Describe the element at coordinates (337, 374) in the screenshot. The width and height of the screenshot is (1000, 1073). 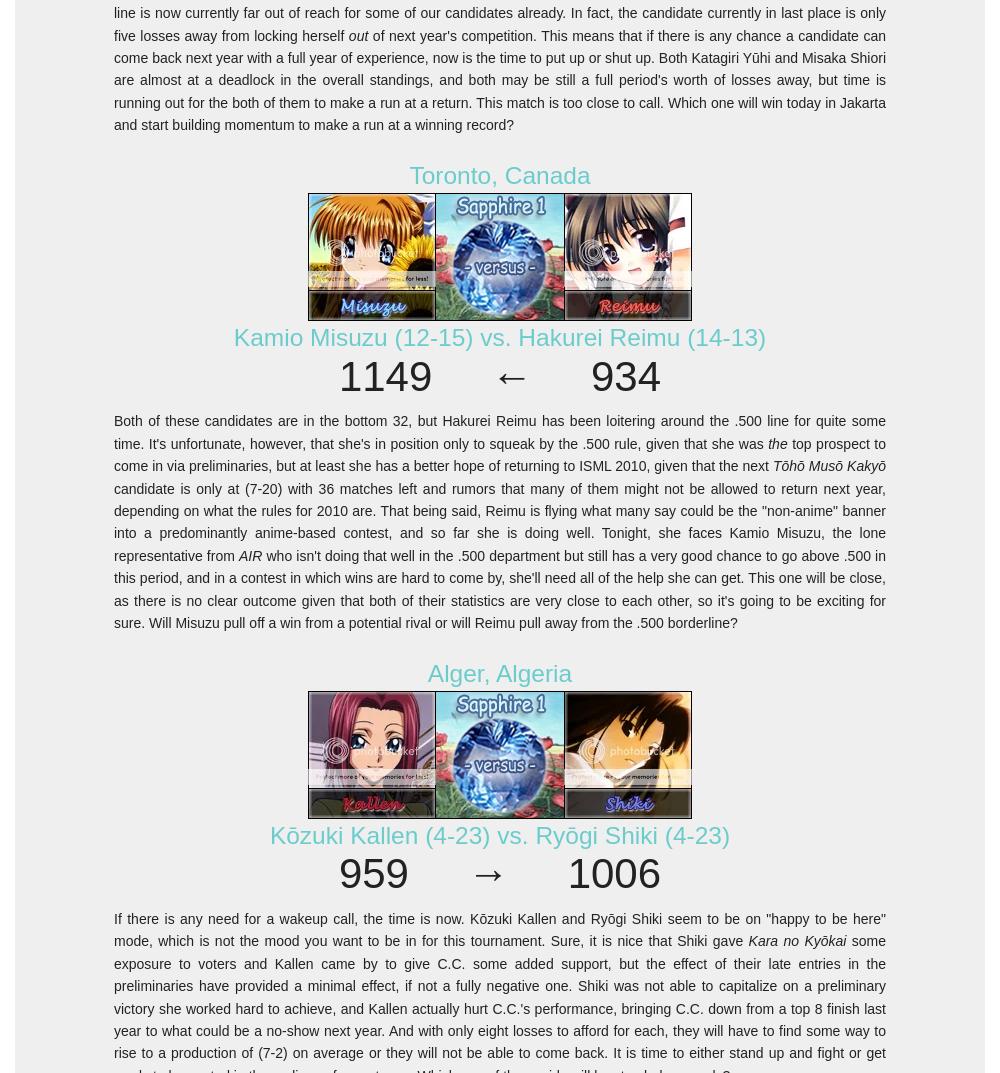
I see `'1149     ←     934'` at that location.